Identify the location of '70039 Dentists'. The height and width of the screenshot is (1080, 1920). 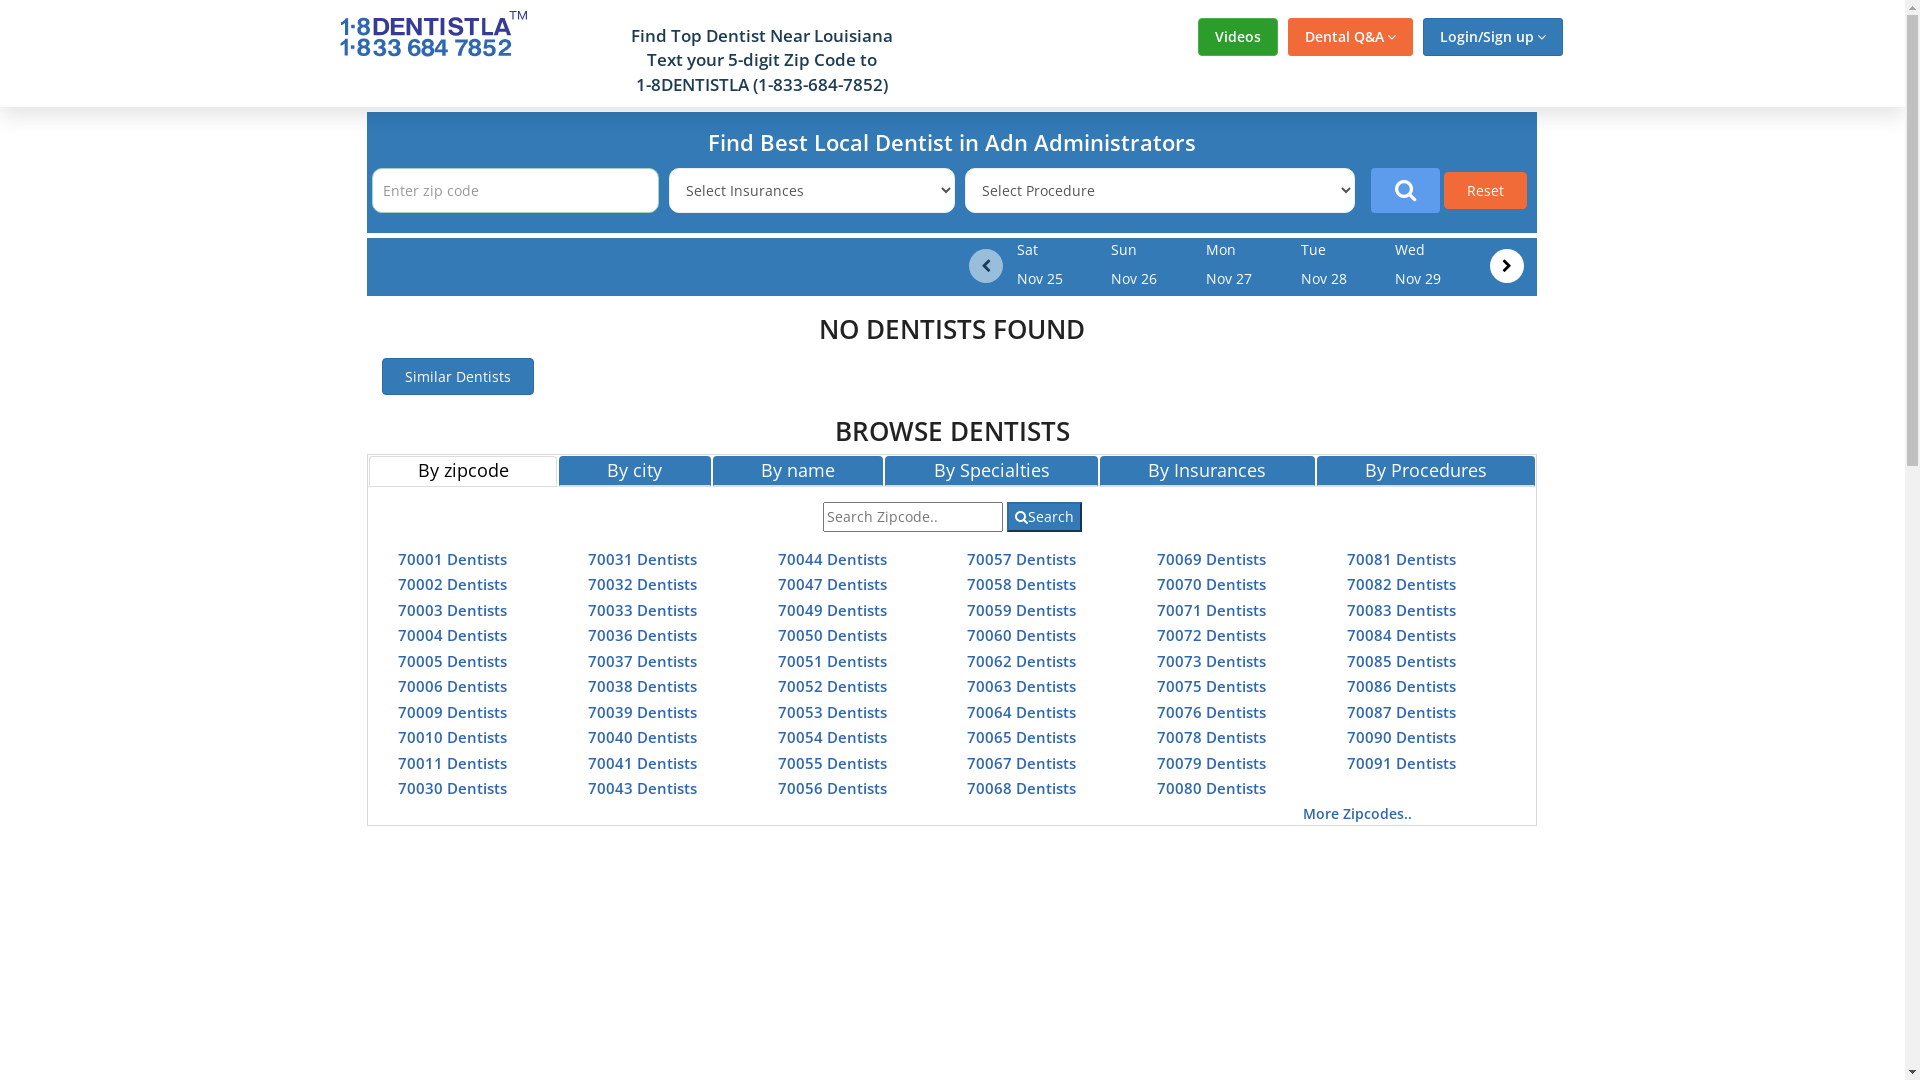
(642, 711).